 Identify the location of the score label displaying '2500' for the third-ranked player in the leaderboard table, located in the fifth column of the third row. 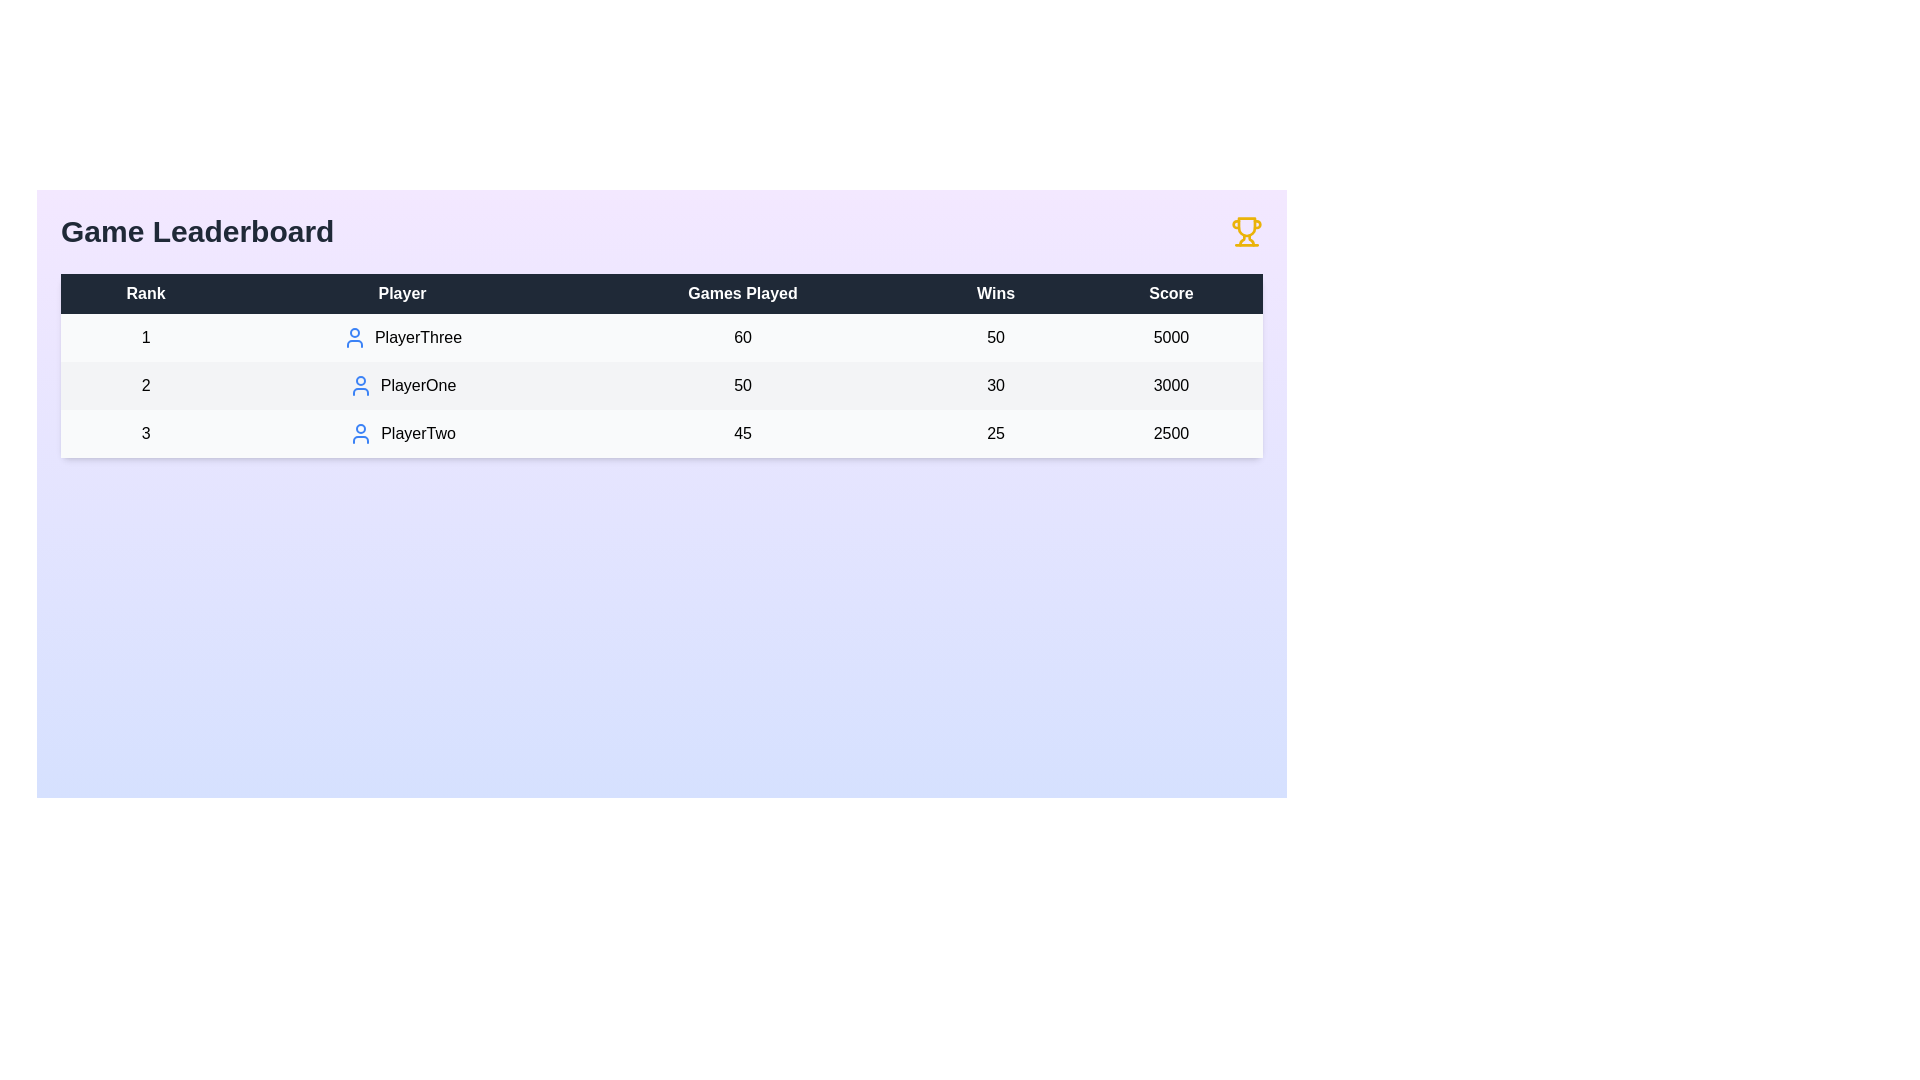
(1171, 433).